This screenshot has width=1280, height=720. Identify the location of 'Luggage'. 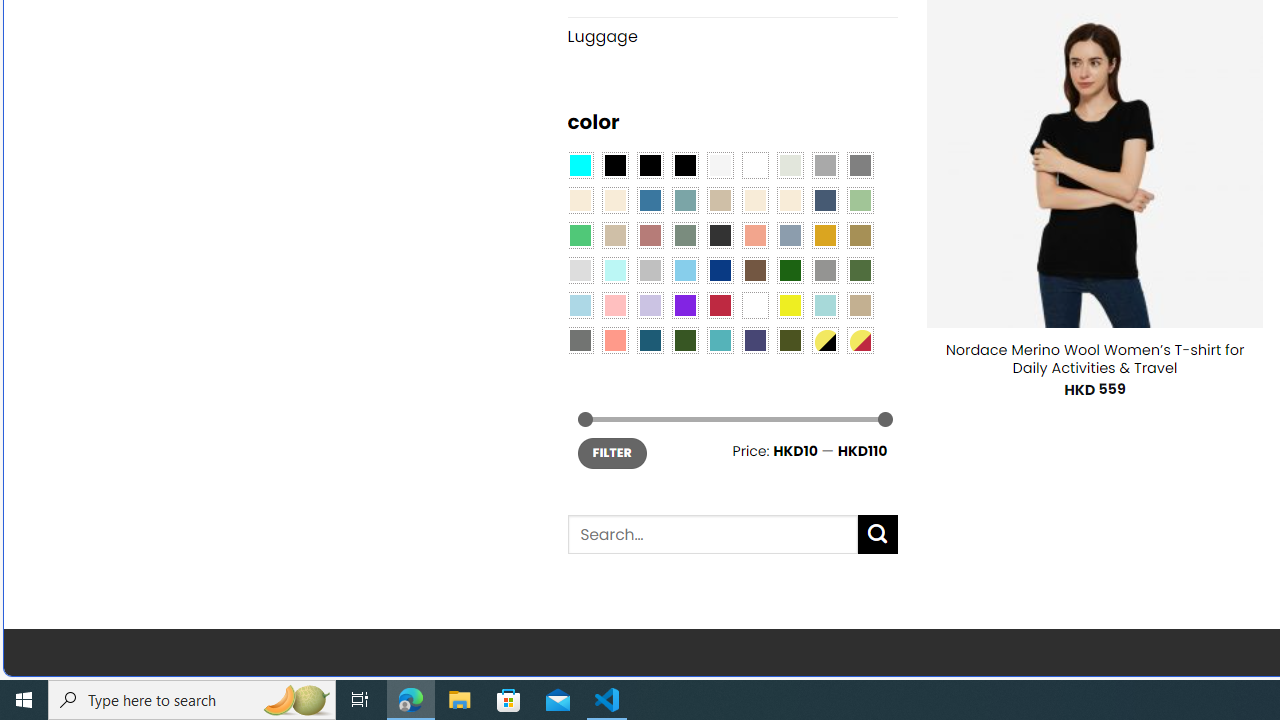
(731, 36).